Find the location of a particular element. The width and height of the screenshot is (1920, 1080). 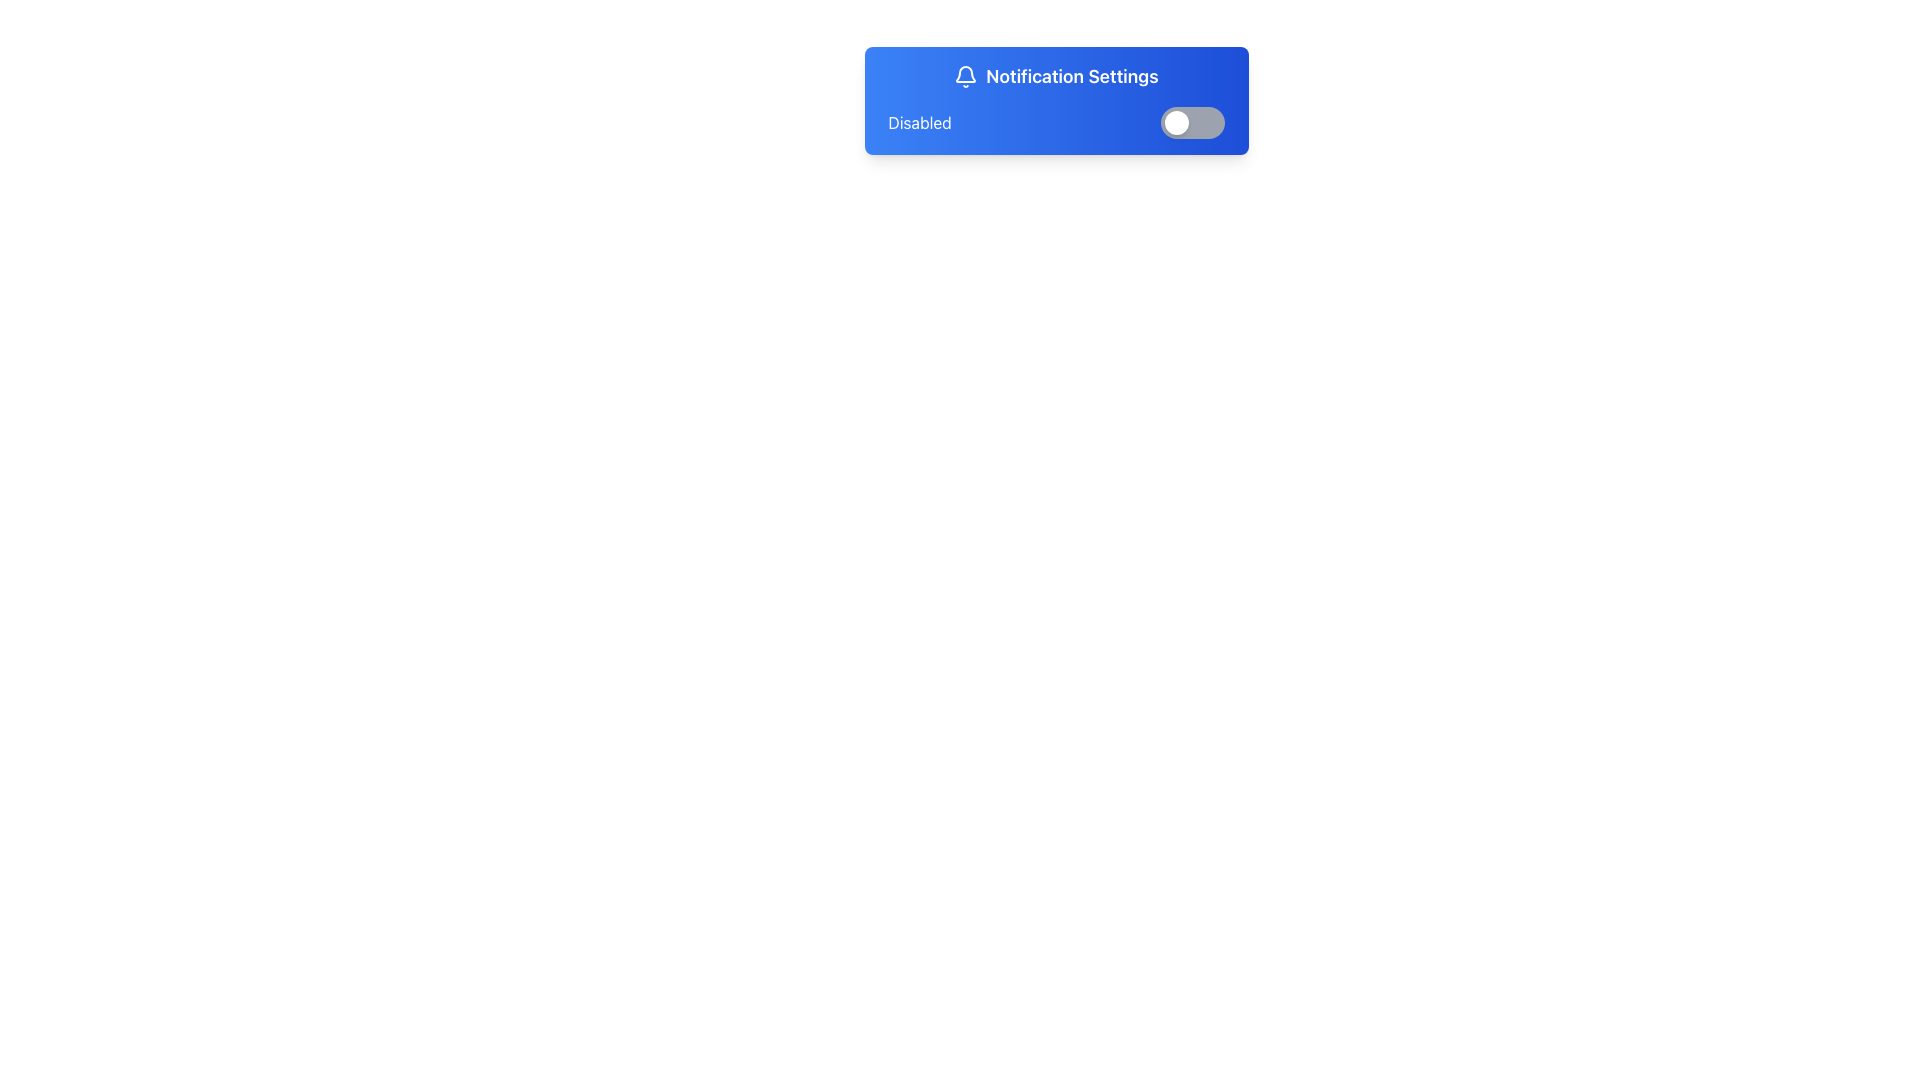

the Text Label indicating that the associated functionality is 'Disabled', which is positioned to the left of the toggle switch component is located at coordinates (919, 123).